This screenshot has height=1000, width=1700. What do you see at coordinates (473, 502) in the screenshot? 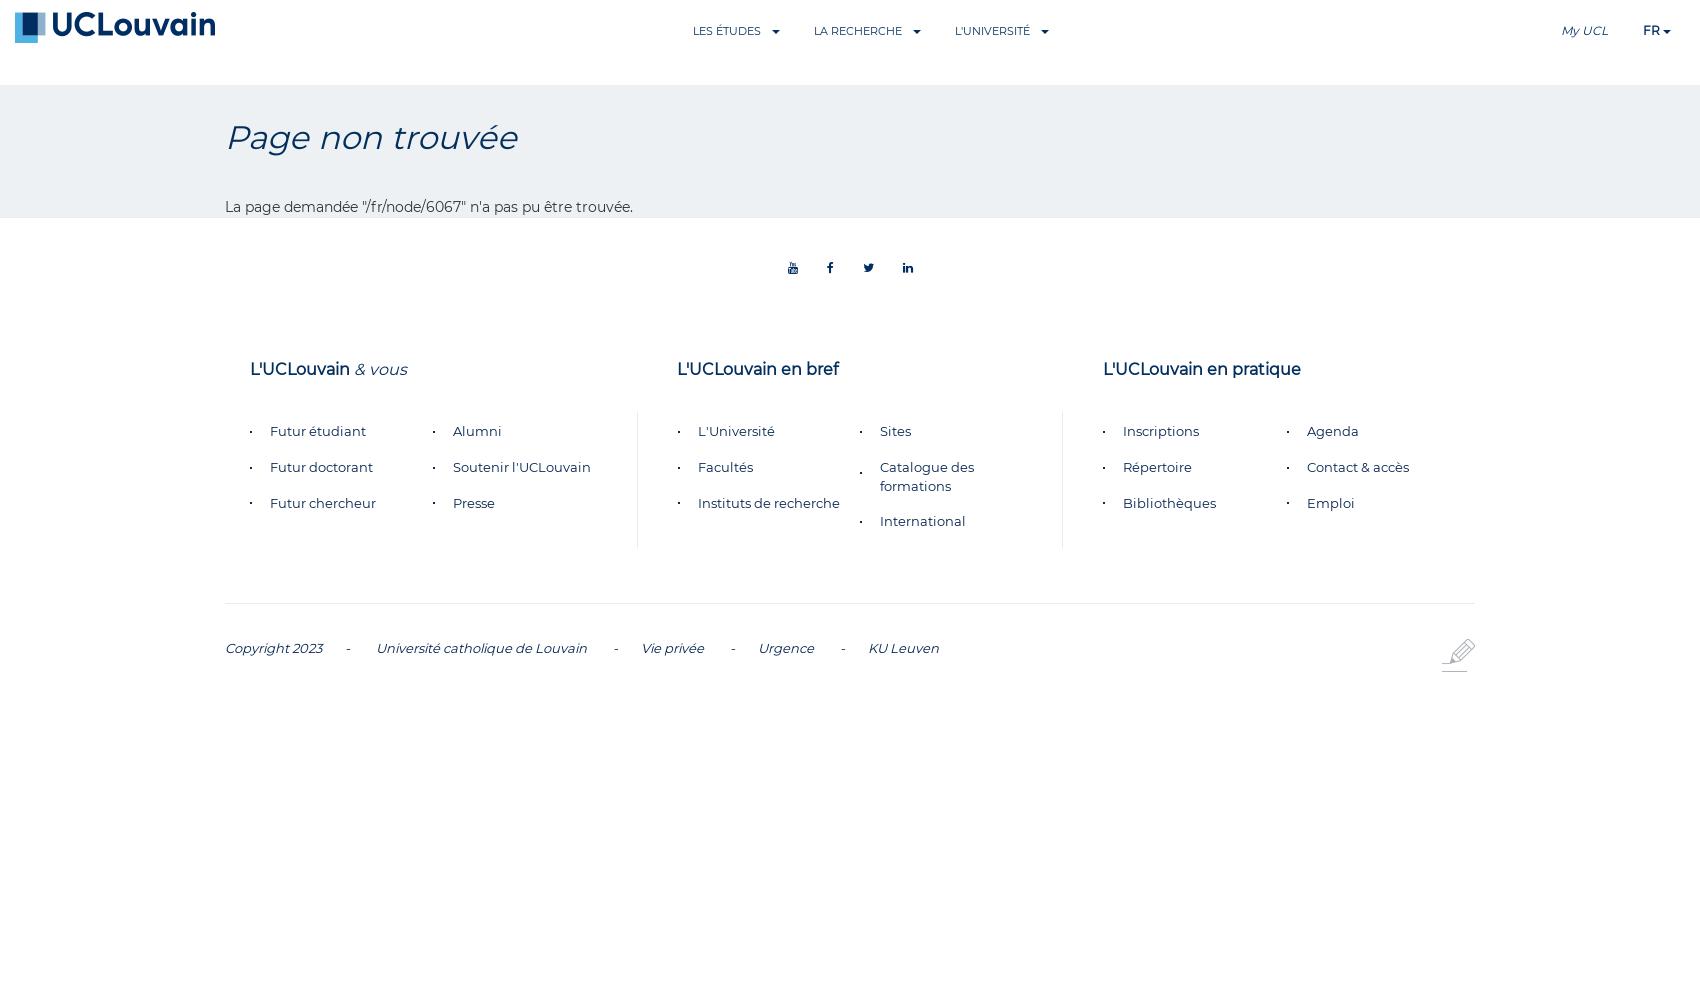
I see `'Presse'` at bounding box center [473, 502].